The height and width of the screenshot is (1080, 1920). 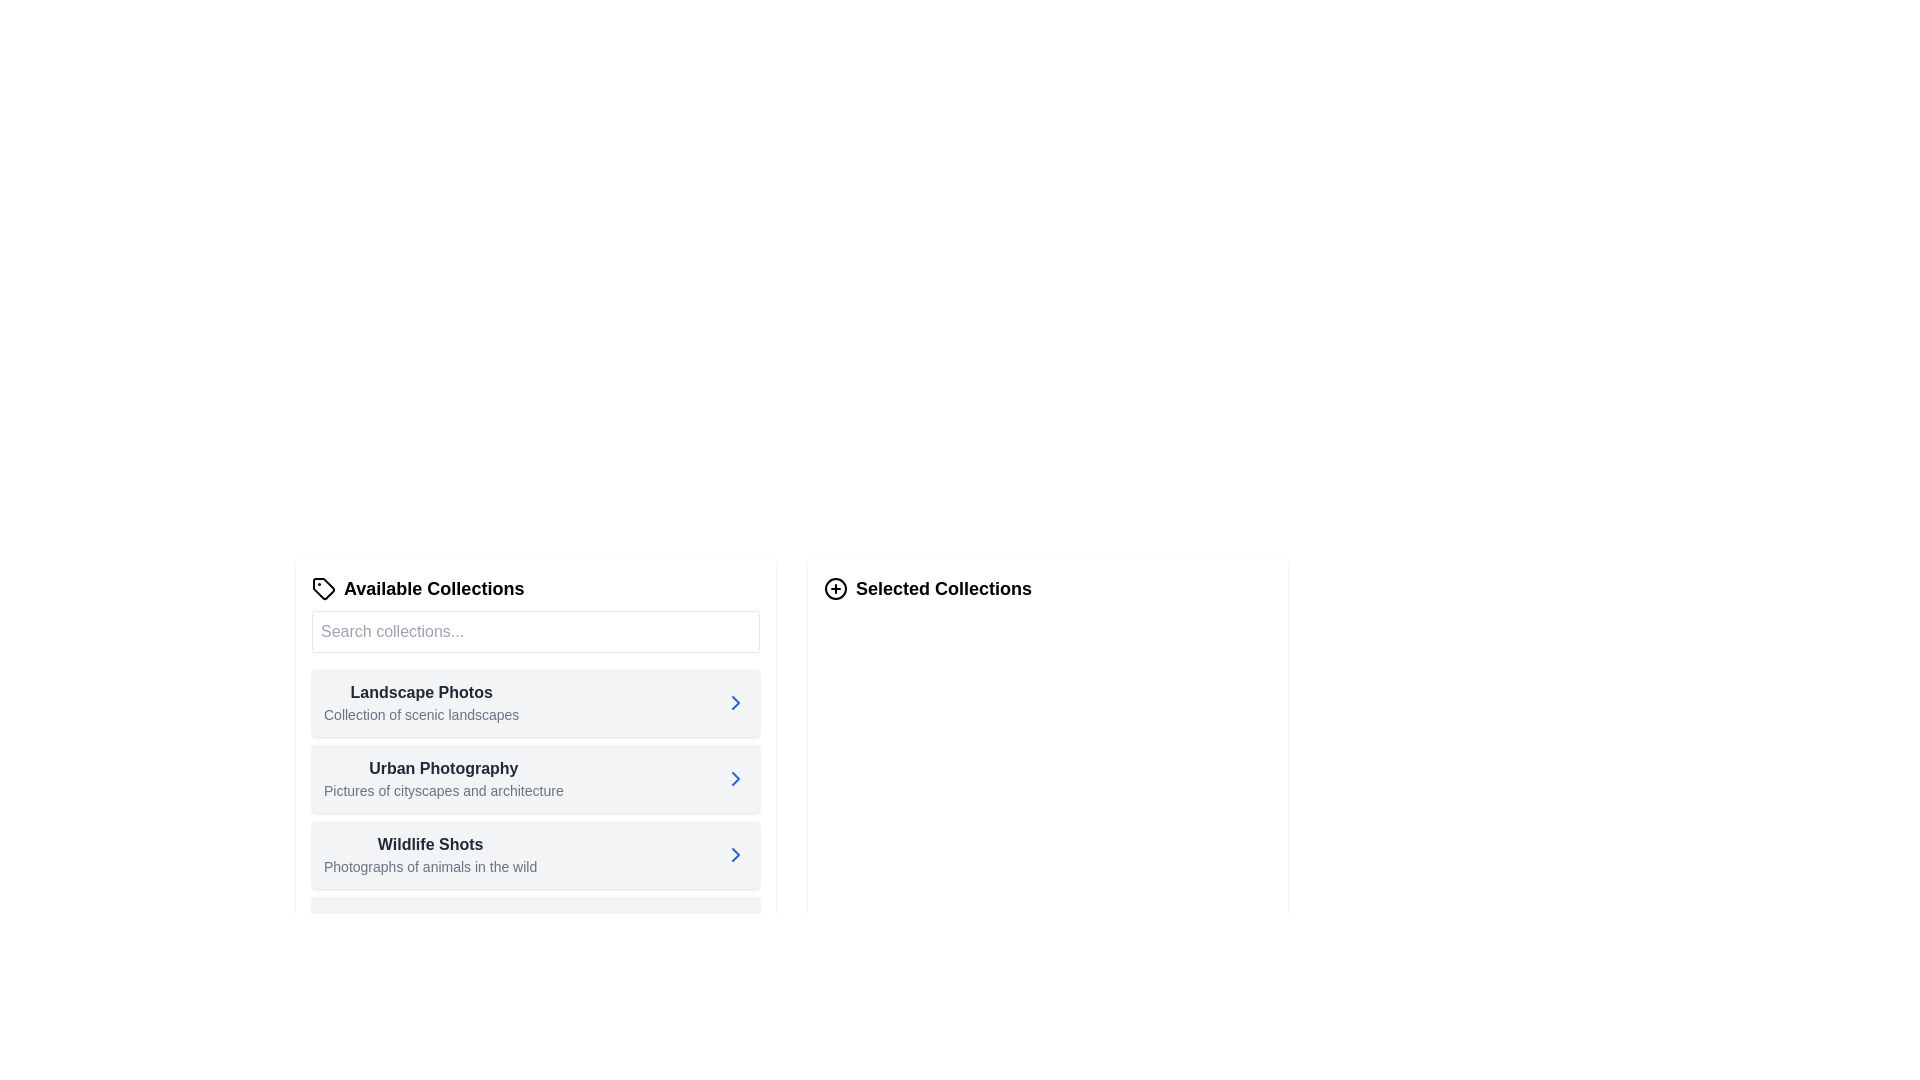 I want to click on the 'Landscape Photos' Textual Description Block, which consists of two lines of text, so click(x=420, y=701).